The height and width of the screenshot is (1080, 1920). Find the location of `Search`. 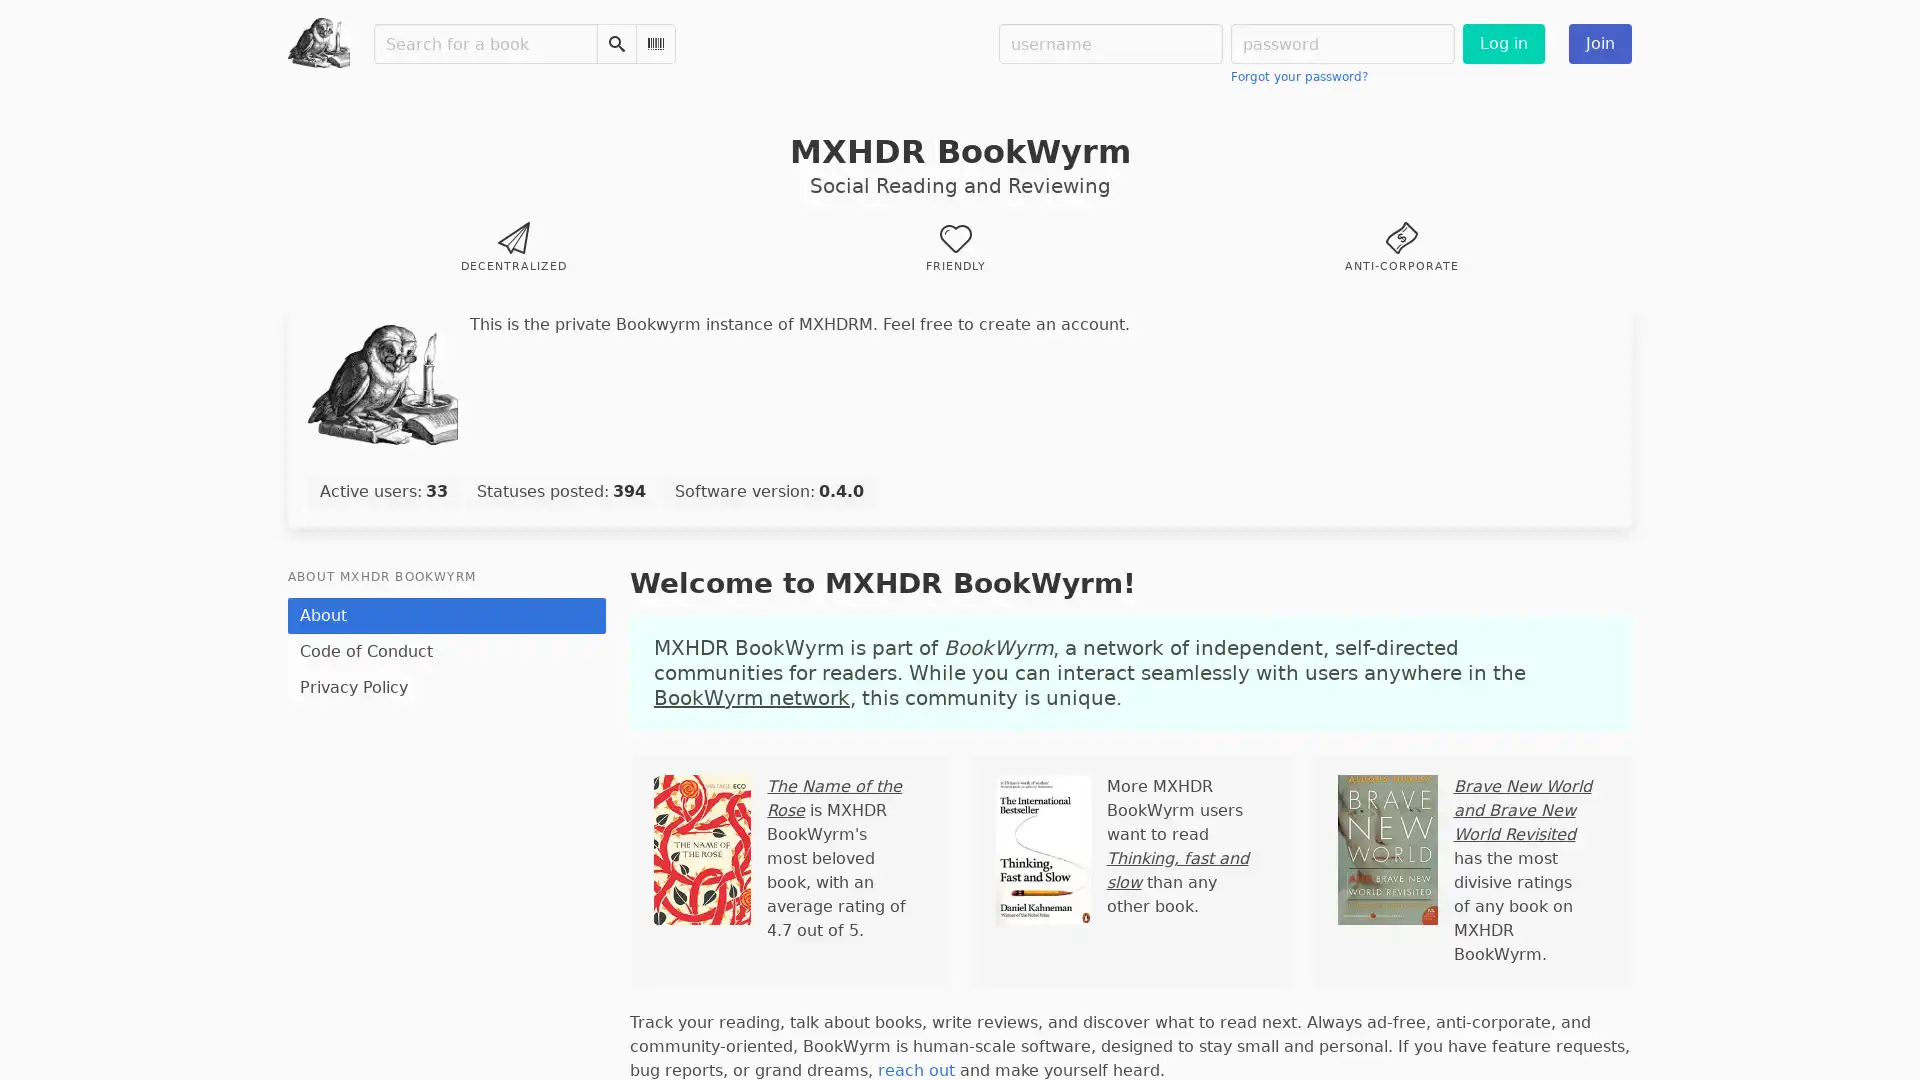

Search is located at coordinates (616, 43).